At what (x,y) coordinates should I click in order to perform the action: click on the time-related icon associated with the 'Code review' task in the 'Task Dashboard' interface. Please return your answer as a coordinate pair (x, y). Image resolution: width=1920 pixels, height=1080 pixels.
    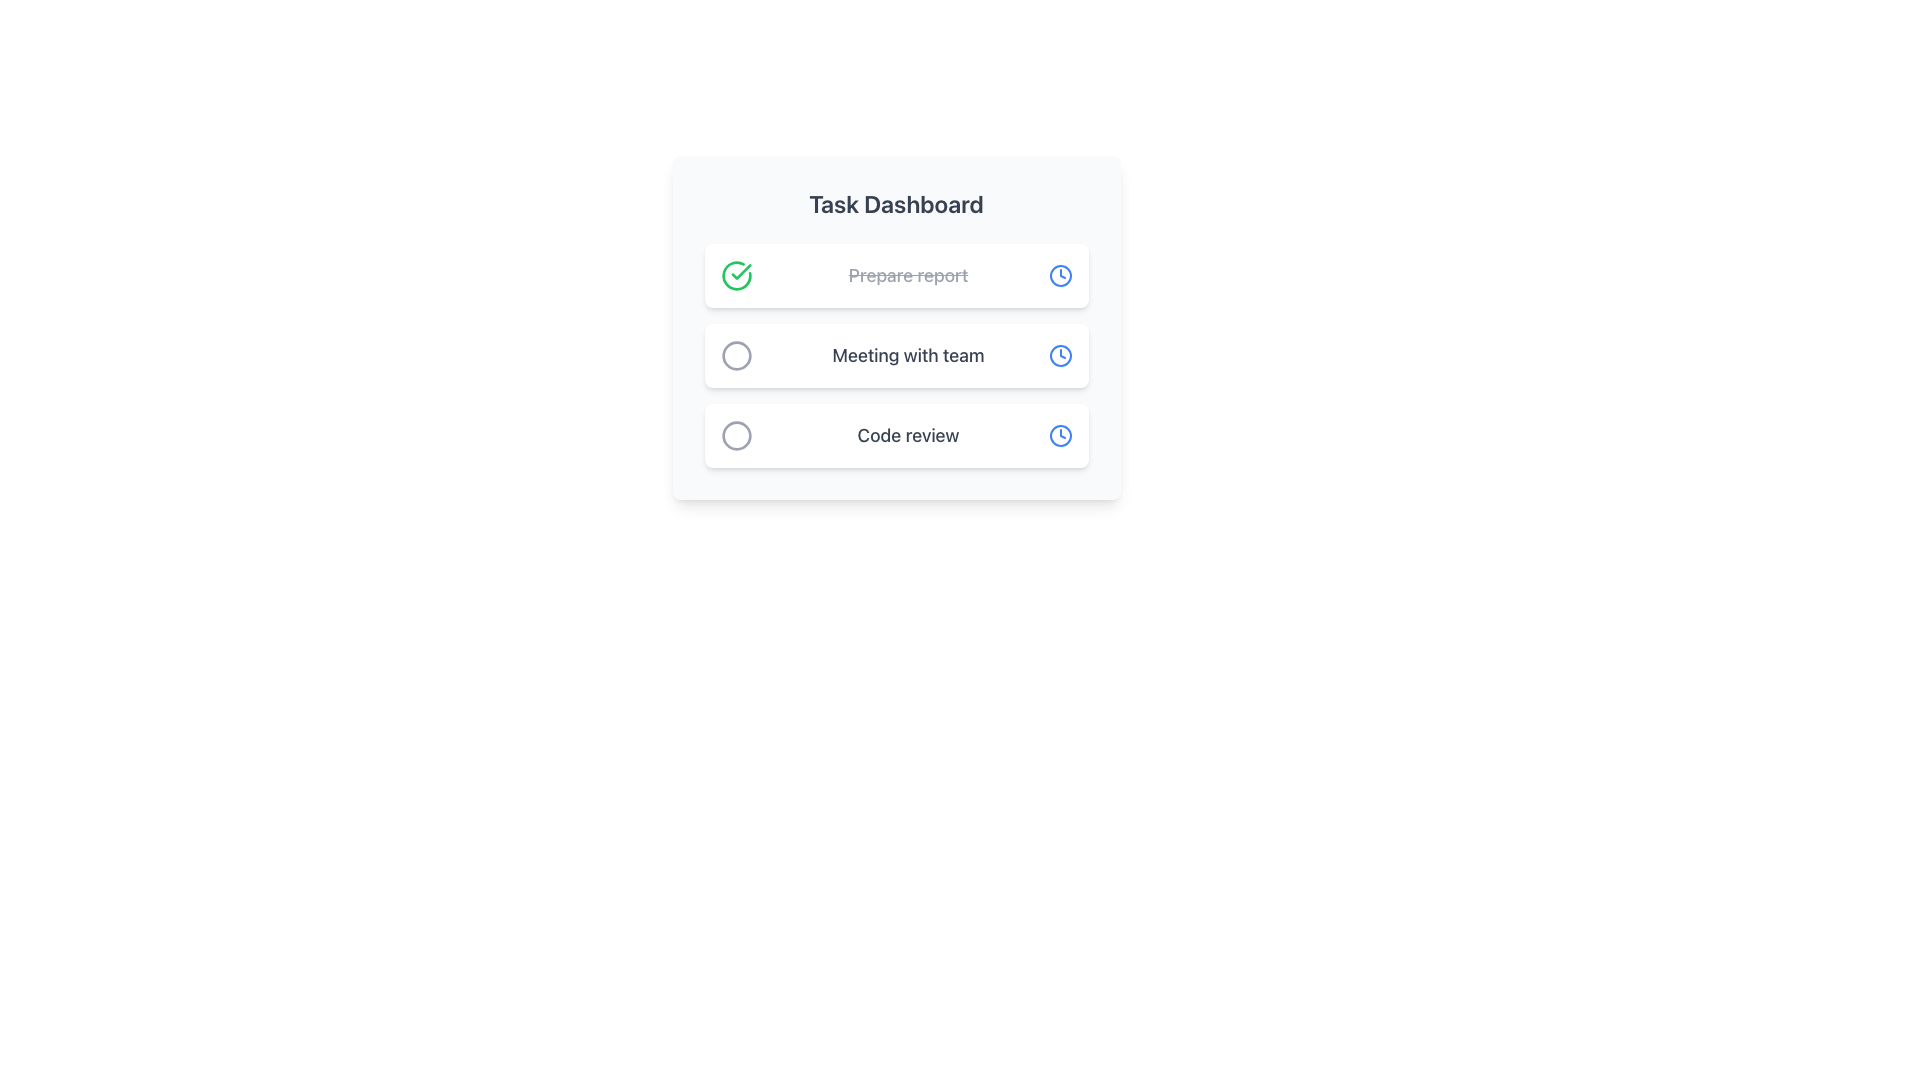
    Looking at the image, I should click on (1059, 434).